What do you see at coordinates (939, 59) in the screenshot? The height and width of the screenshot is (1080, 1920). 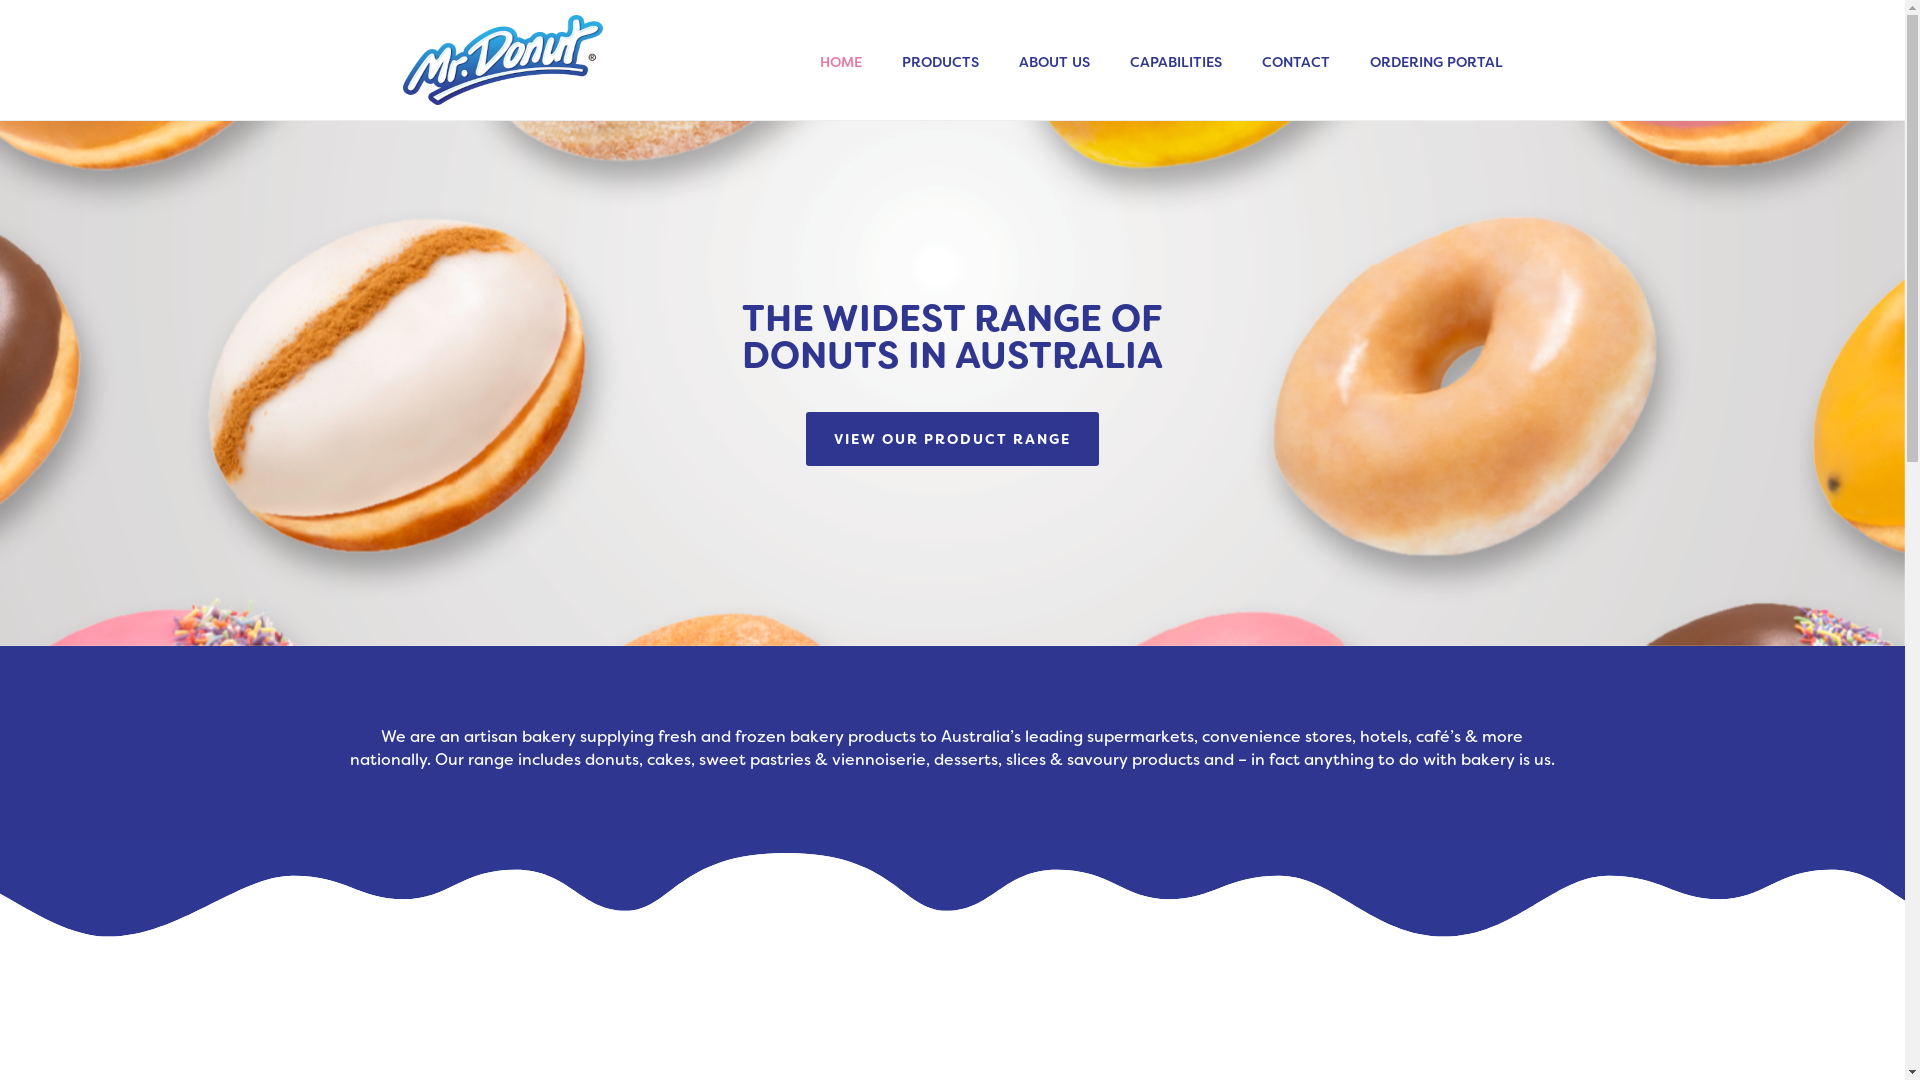 I see `'PRODUCTS'` at bounding box center [939, 59].